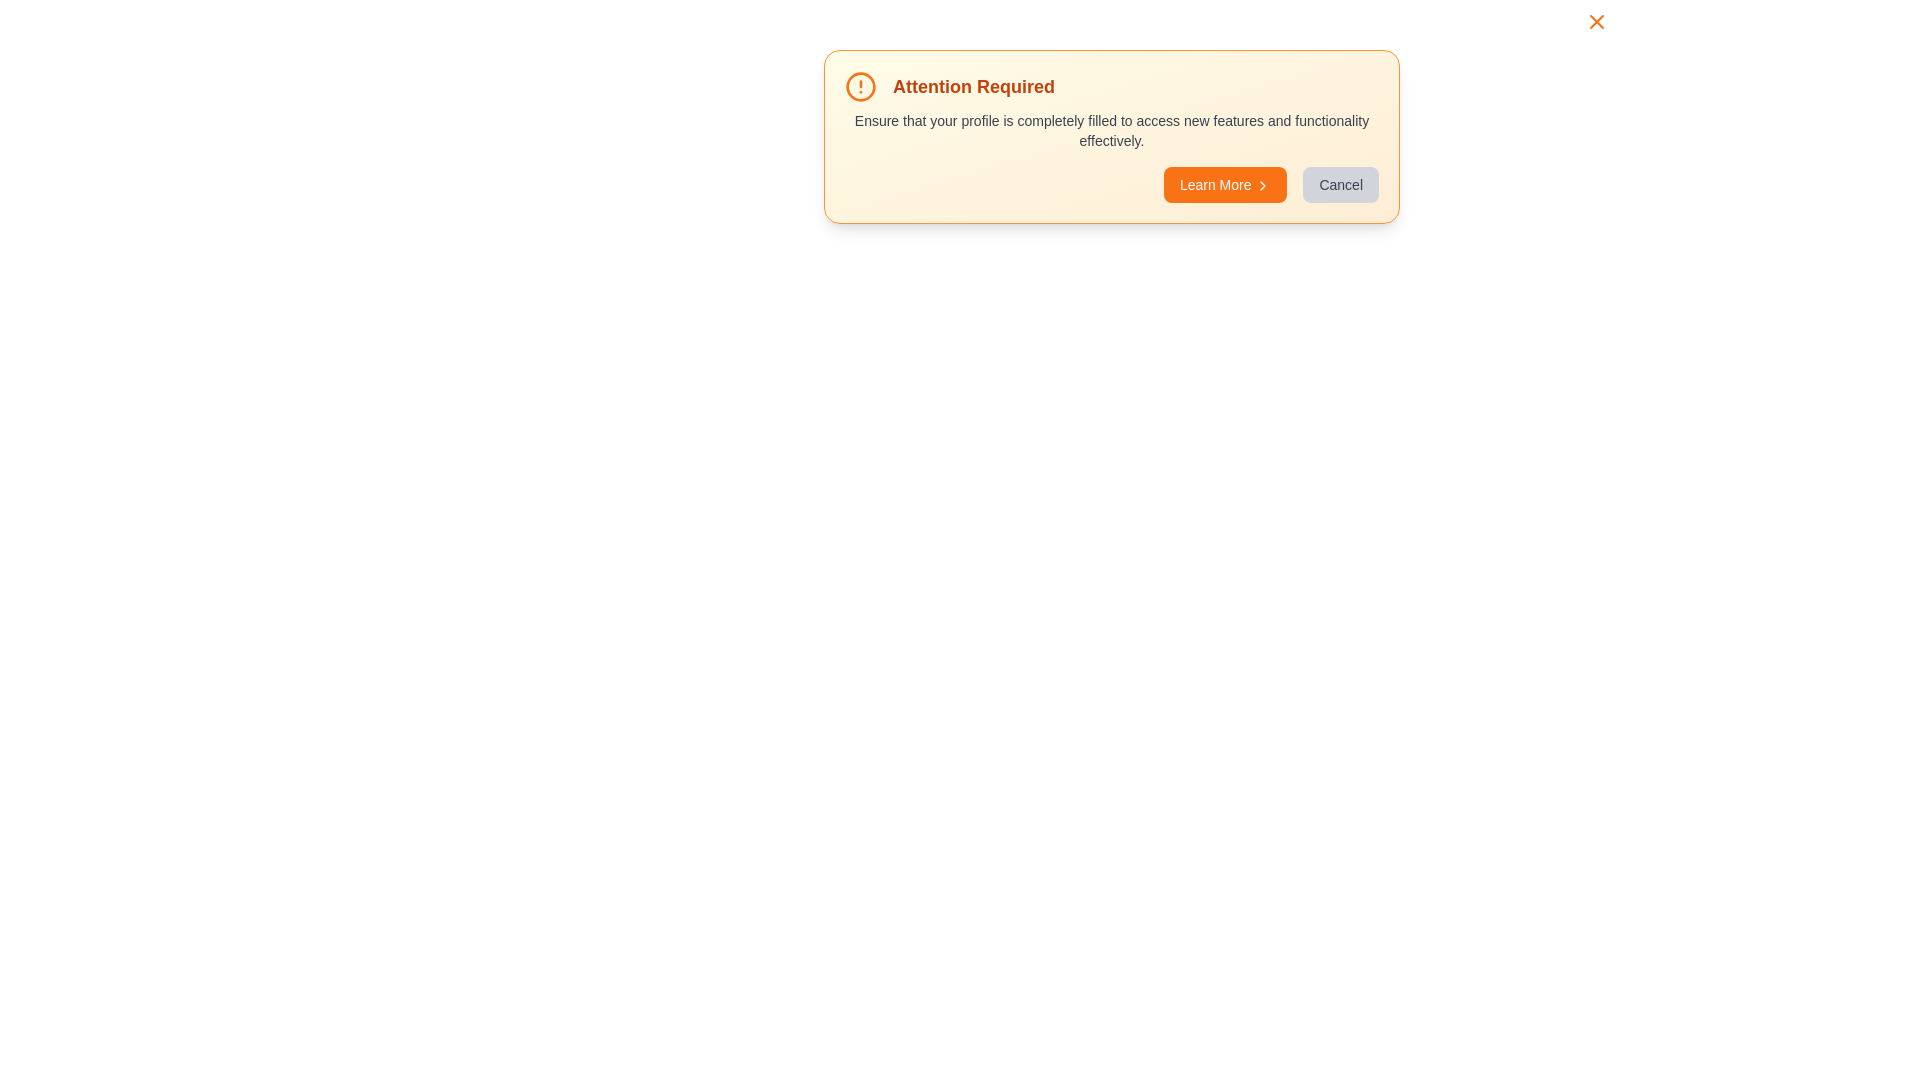 The width and height of the screenshot is (1920, 1080). What do you see at coordinates (1224, 185) in the screenshot?
I see `the 'Learn More' button` at bounding box center [1224, 185].